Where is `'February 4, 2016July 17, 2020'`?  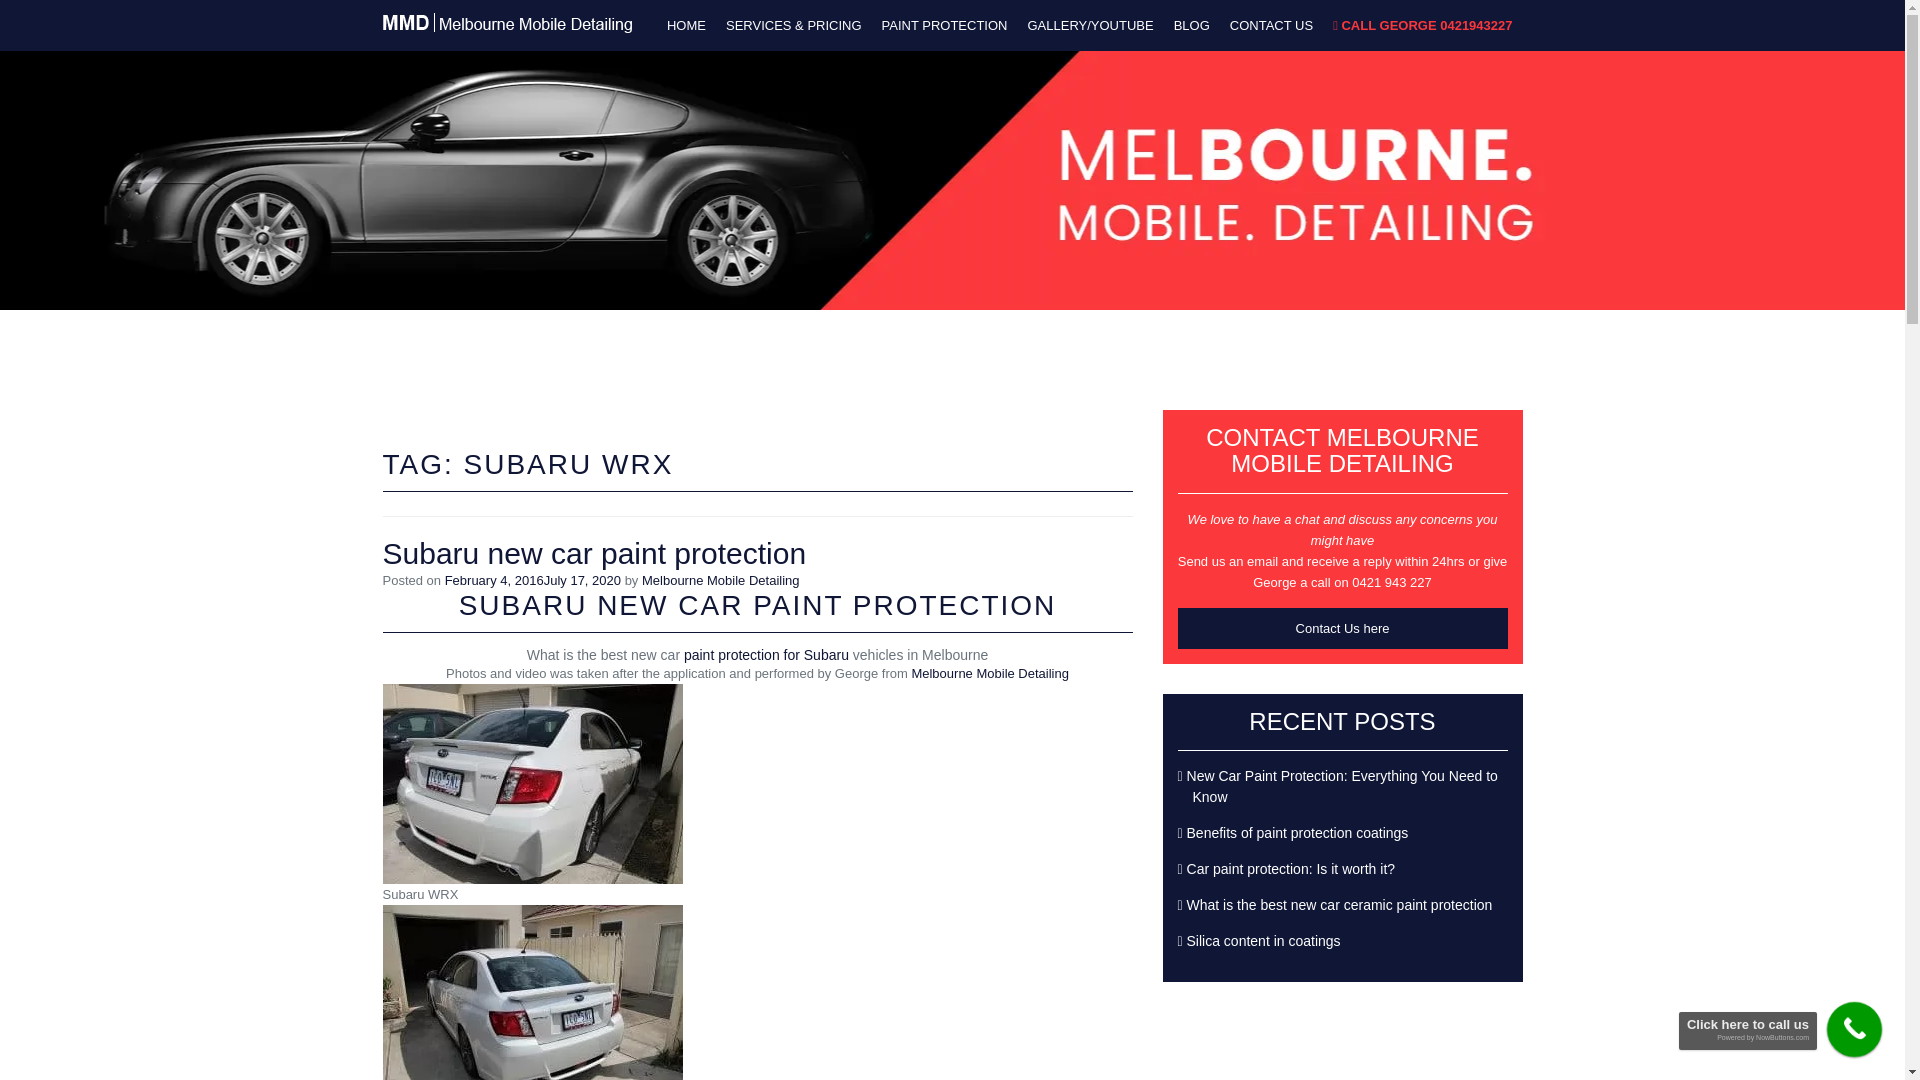 'February 4, 2016July 17, 2020' is located at coordinates (532, 580).